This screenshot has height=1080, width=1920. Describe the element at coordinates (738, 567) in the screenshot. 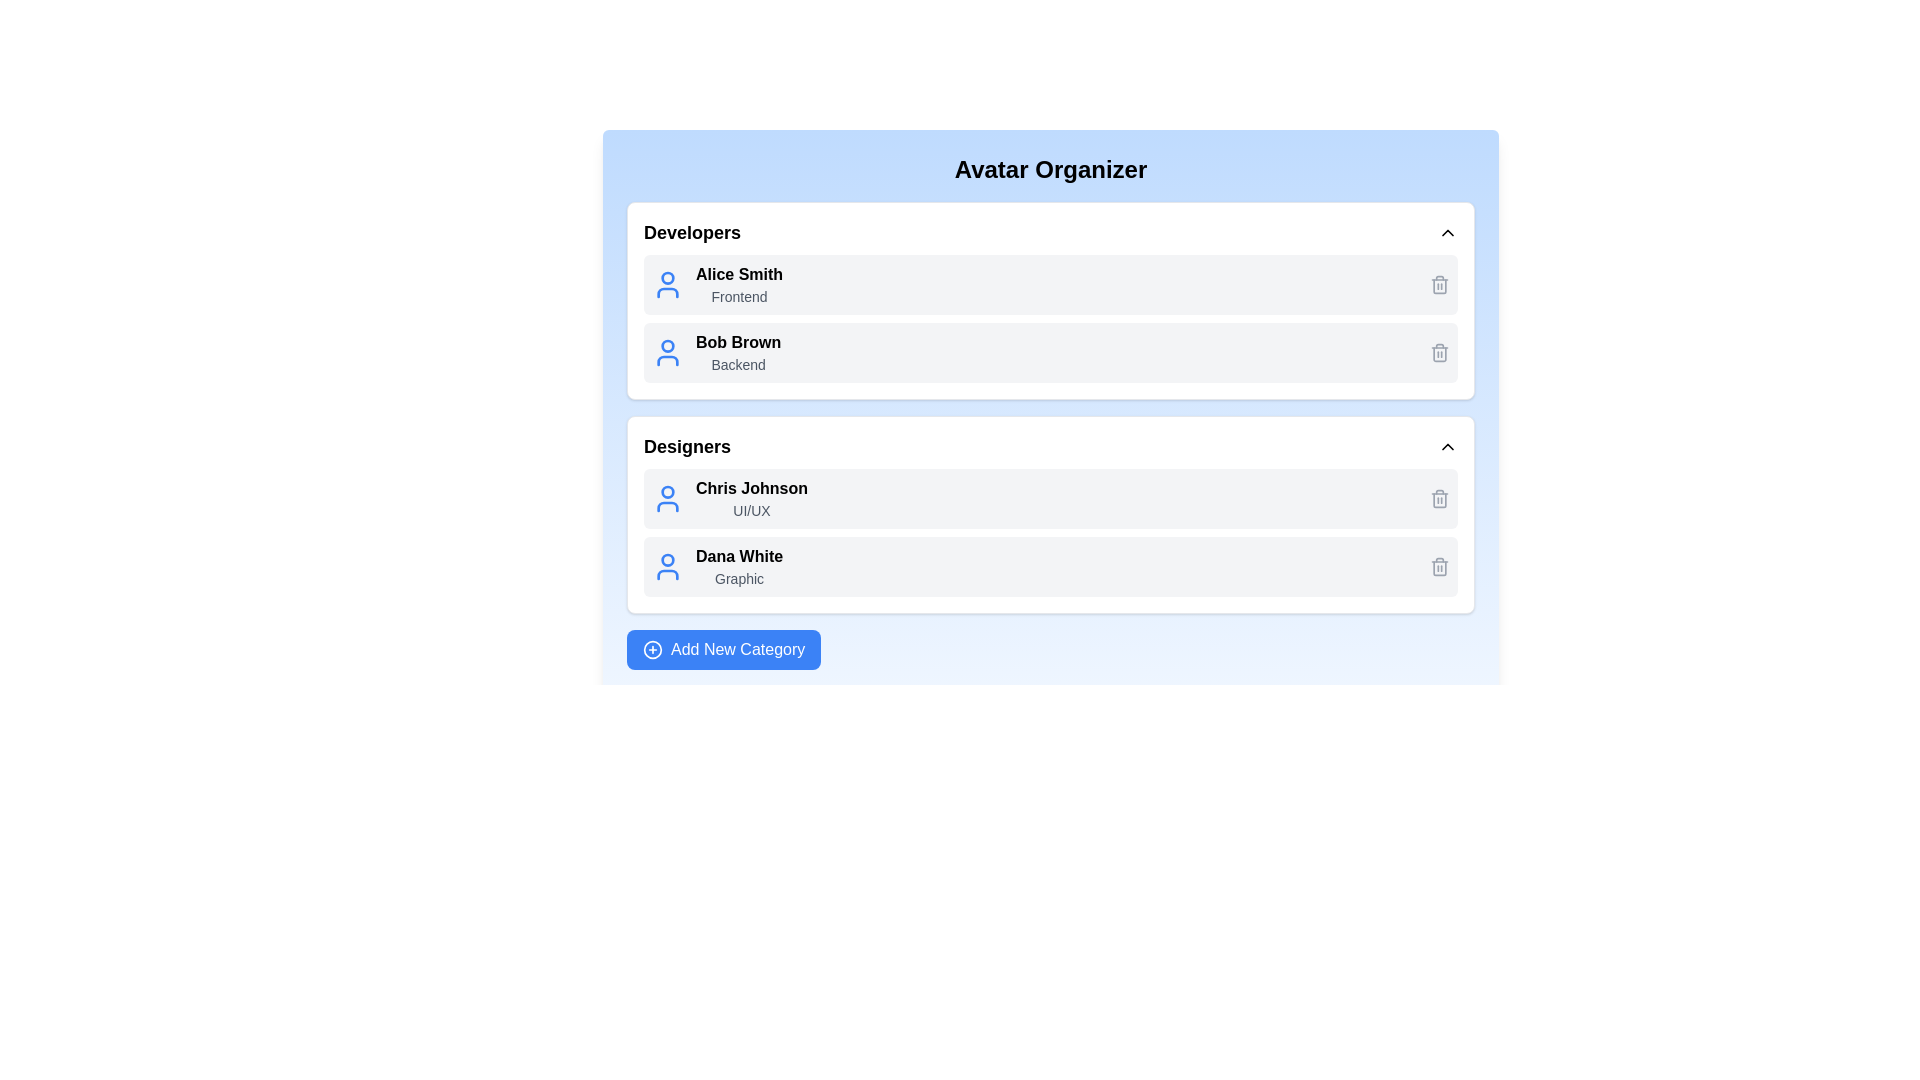

I see `the text display component that shows the name 'Dana White' and the job role 'Graphic', located in the 'Designers' group as the last entry, to the right of a user icon` at that location.